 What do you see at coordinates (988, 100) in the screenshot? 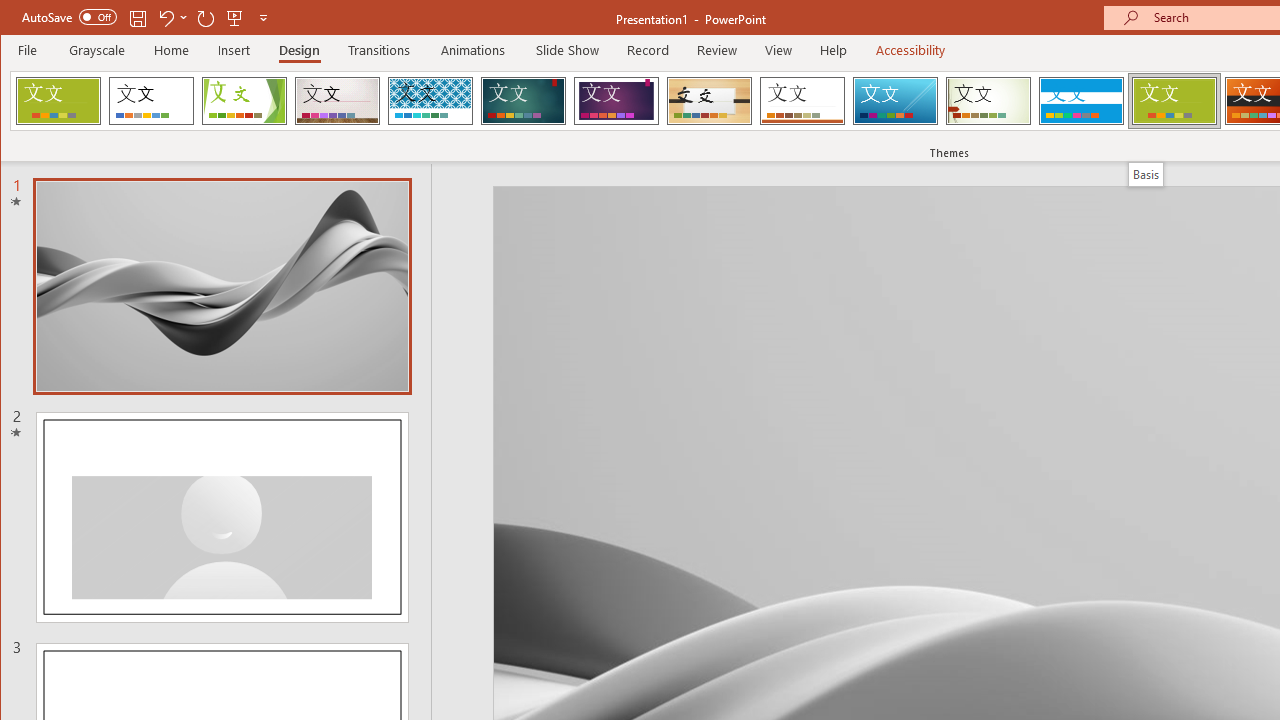
I see `'Wisp'` at bounding box center [988, 100].